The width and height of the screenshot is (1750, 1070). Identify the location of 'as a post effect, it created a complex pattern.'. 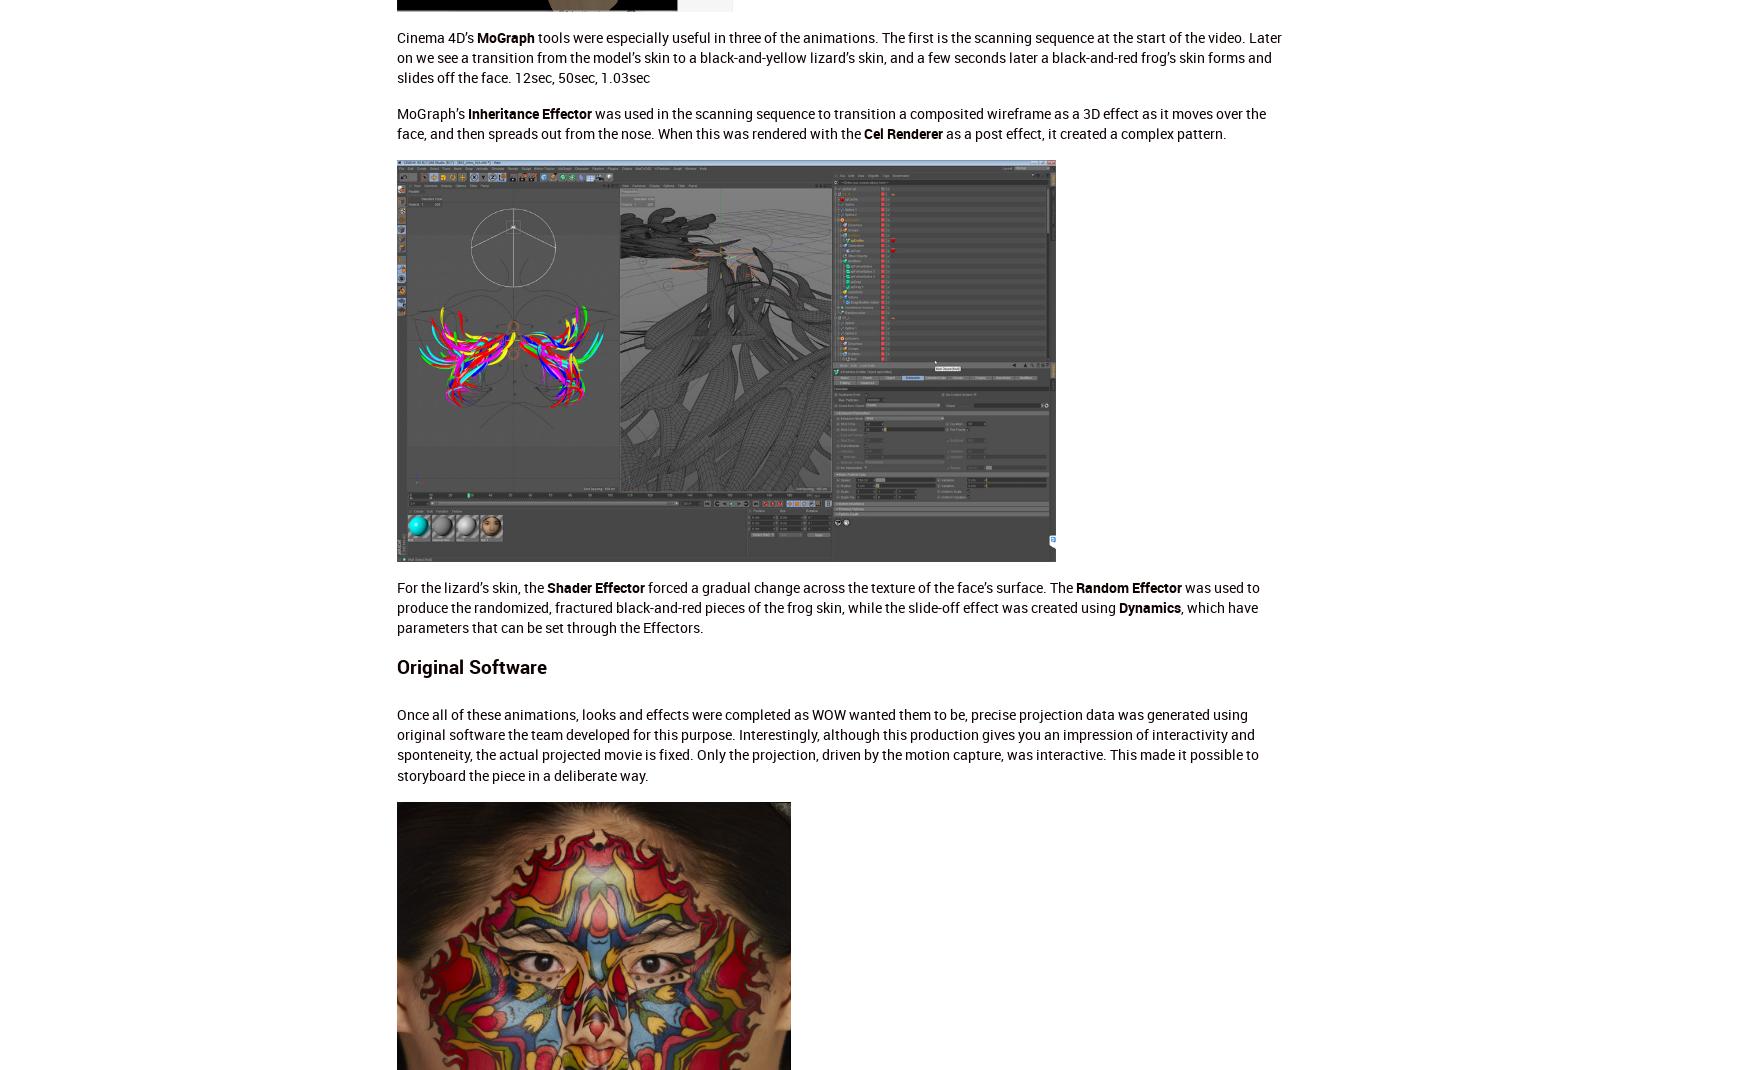
(1083, 133).